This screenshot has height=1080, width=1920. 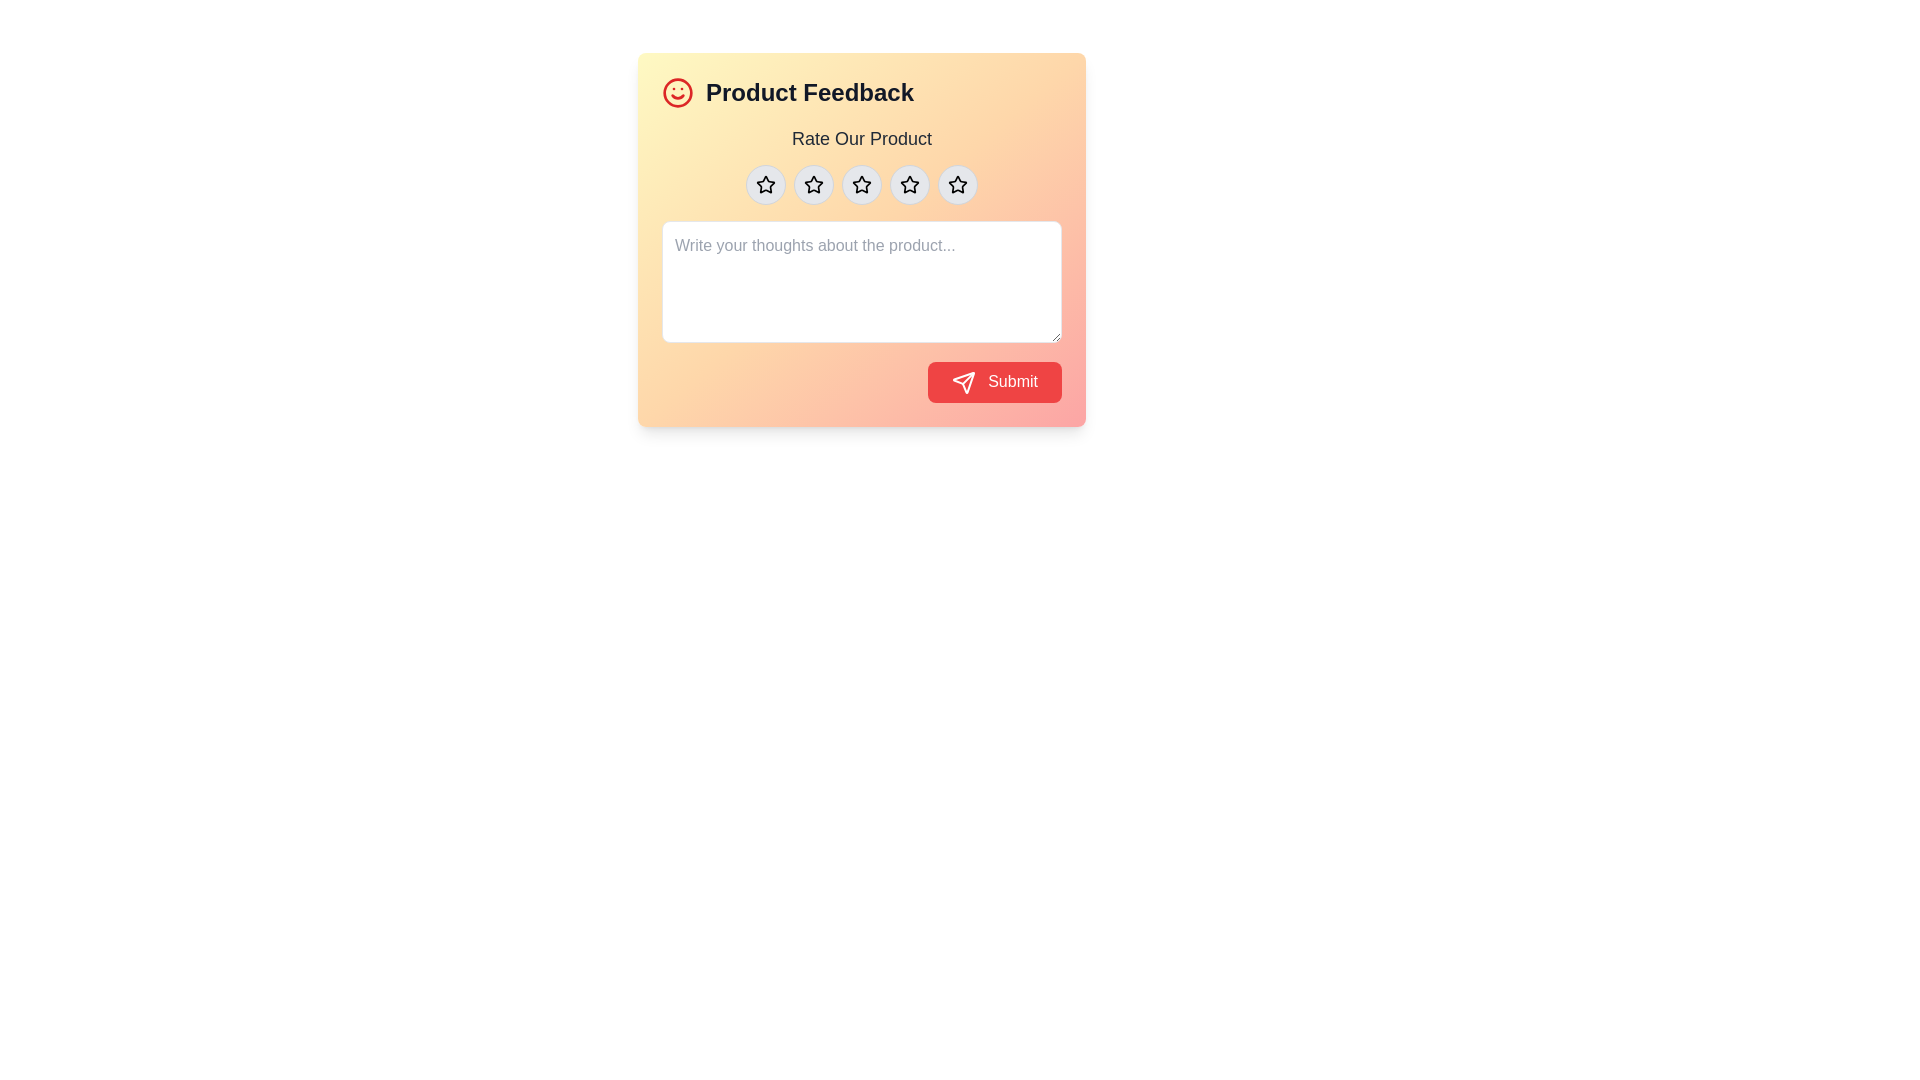 I want to click on the second star icon in the row of five star icons located below the 'Rate Our Product' label in the feedback form box, so click(x=814, y=184).